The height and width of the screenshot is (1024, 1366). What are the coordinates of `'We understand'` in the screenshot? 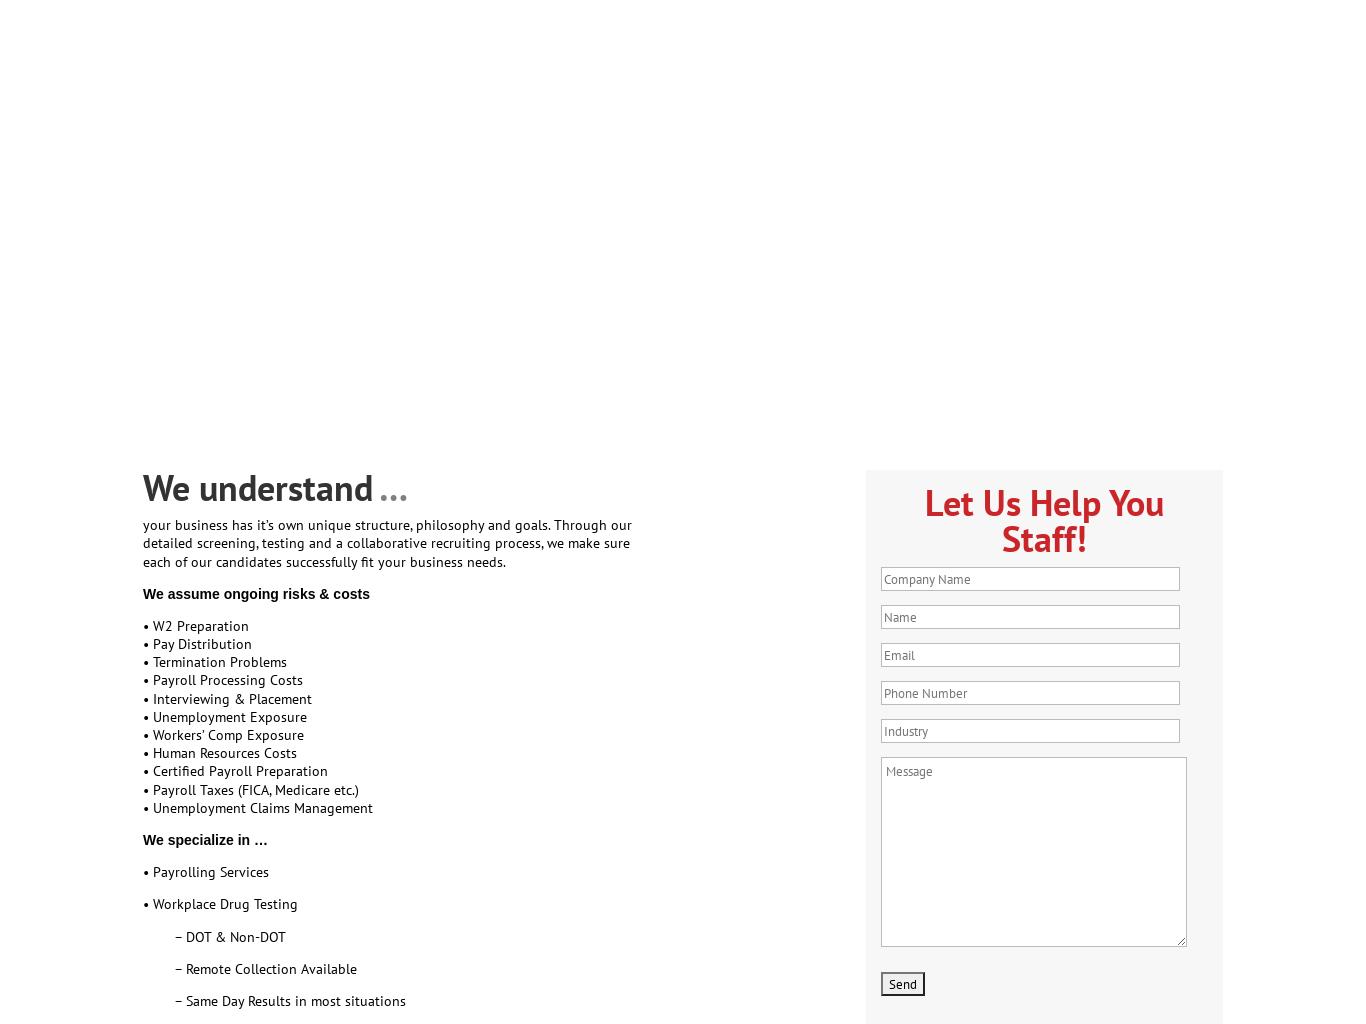 It's located at (261, 486).